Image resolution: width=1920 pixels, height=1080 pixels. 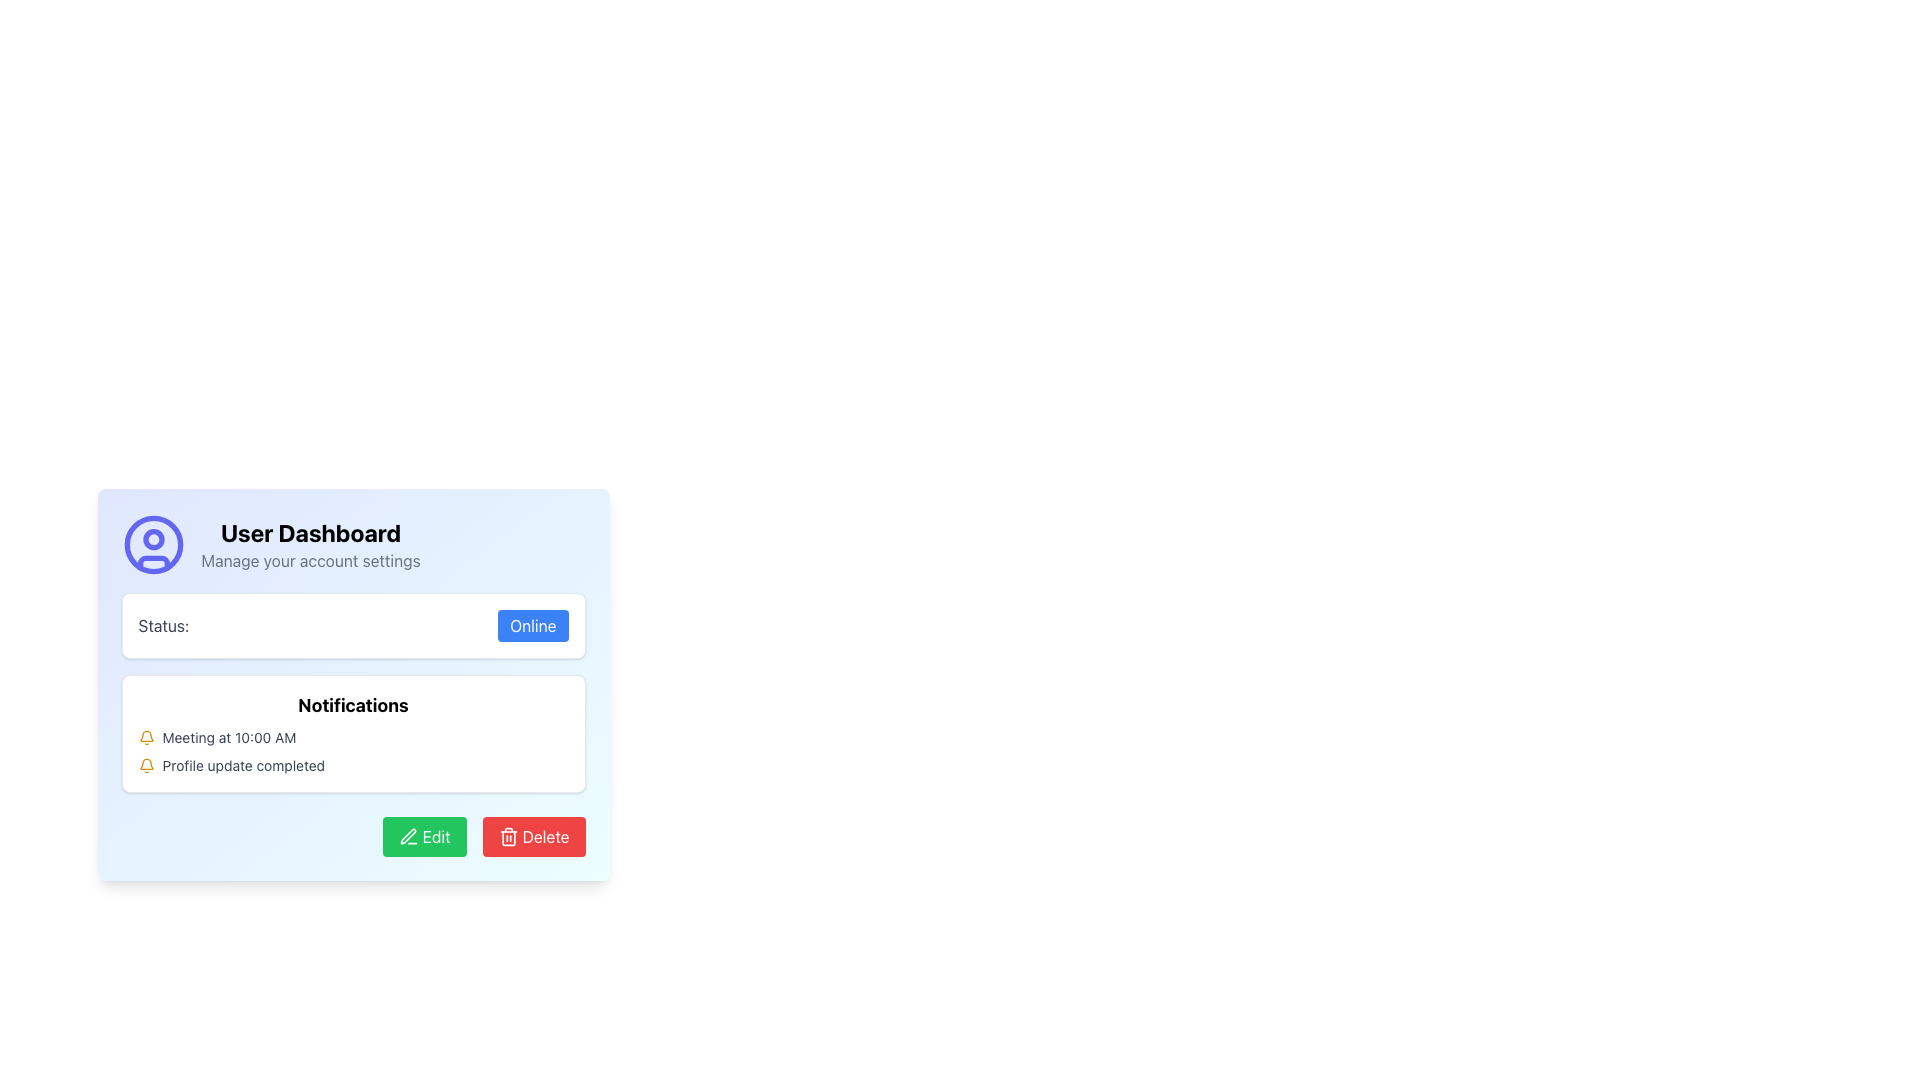 I want to click on the notification item representing a scheduled meeting at 10:00 AM to acknowledge it, so click(x=353, y=737).